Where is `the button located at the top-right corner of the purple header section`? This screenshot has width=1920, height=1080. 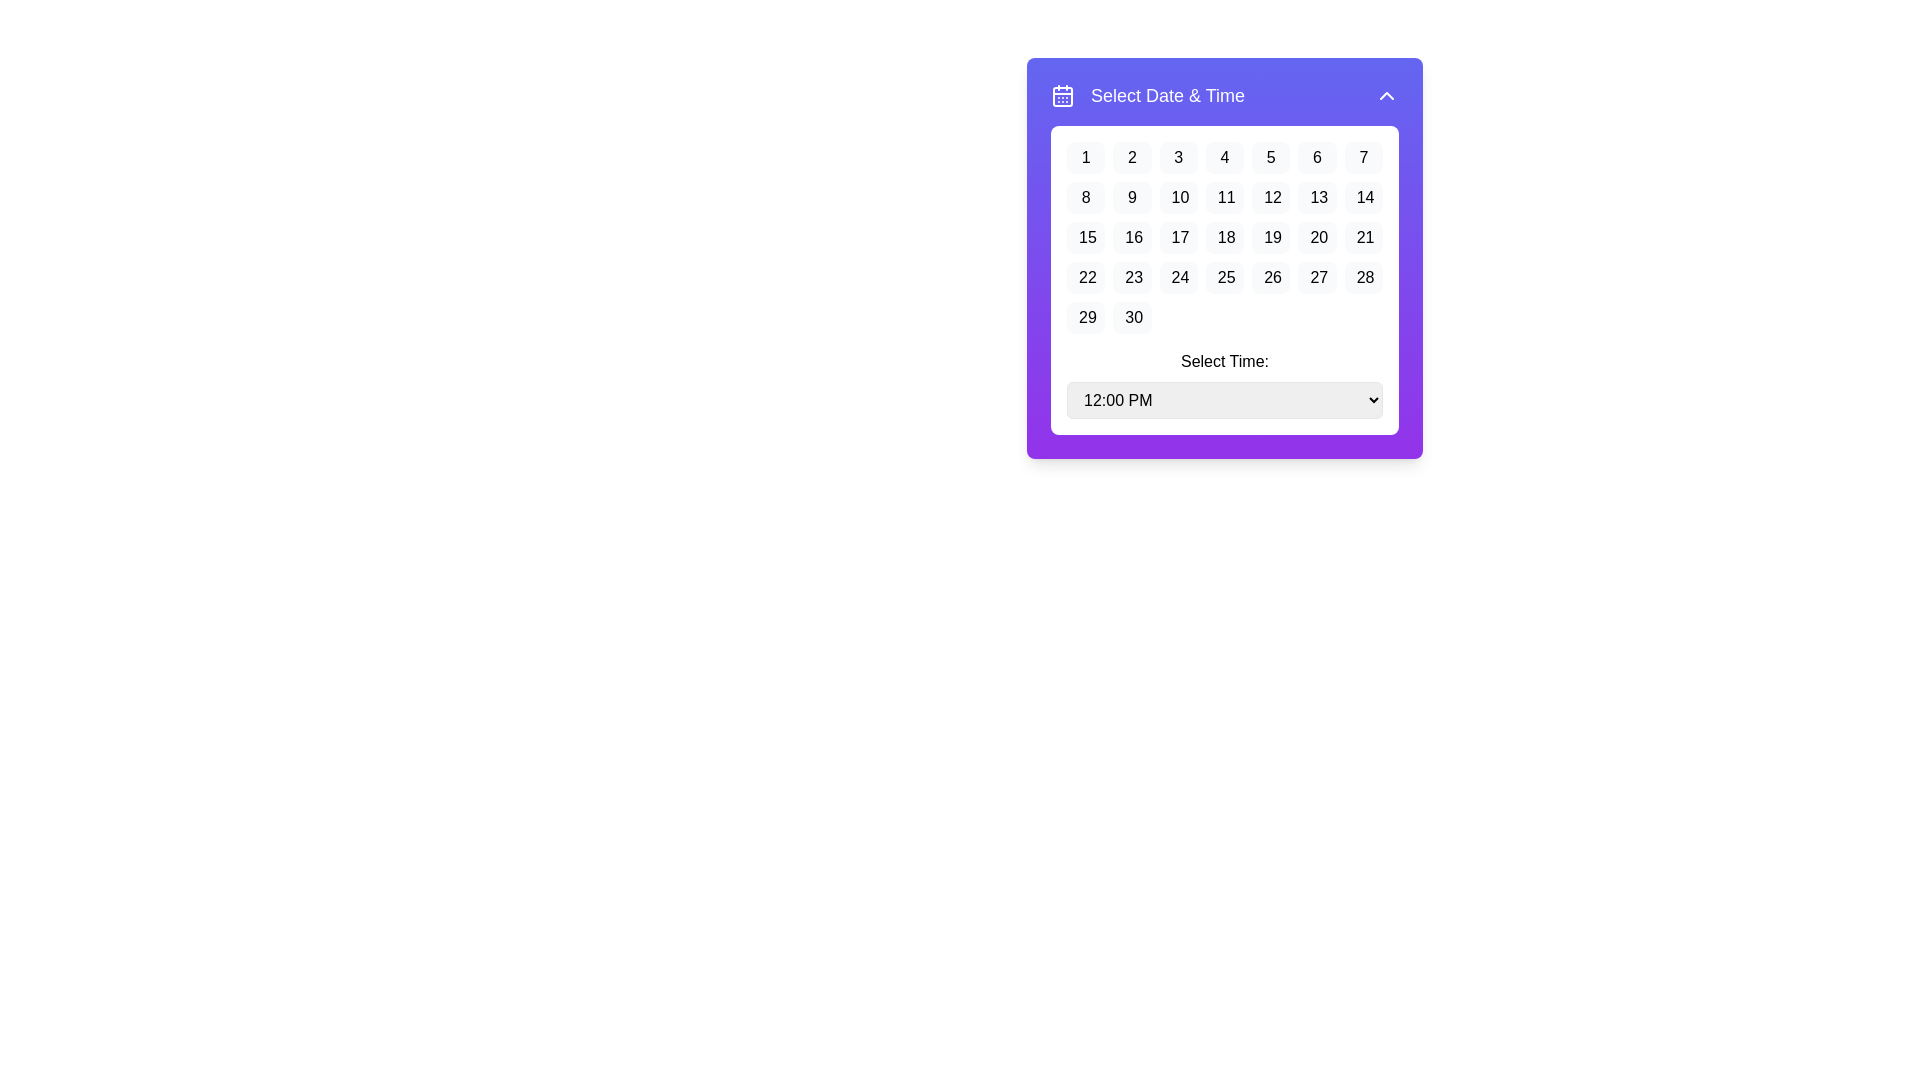
the button located at the top-right corner of the purple header section is located at coordinates (1386, 96).